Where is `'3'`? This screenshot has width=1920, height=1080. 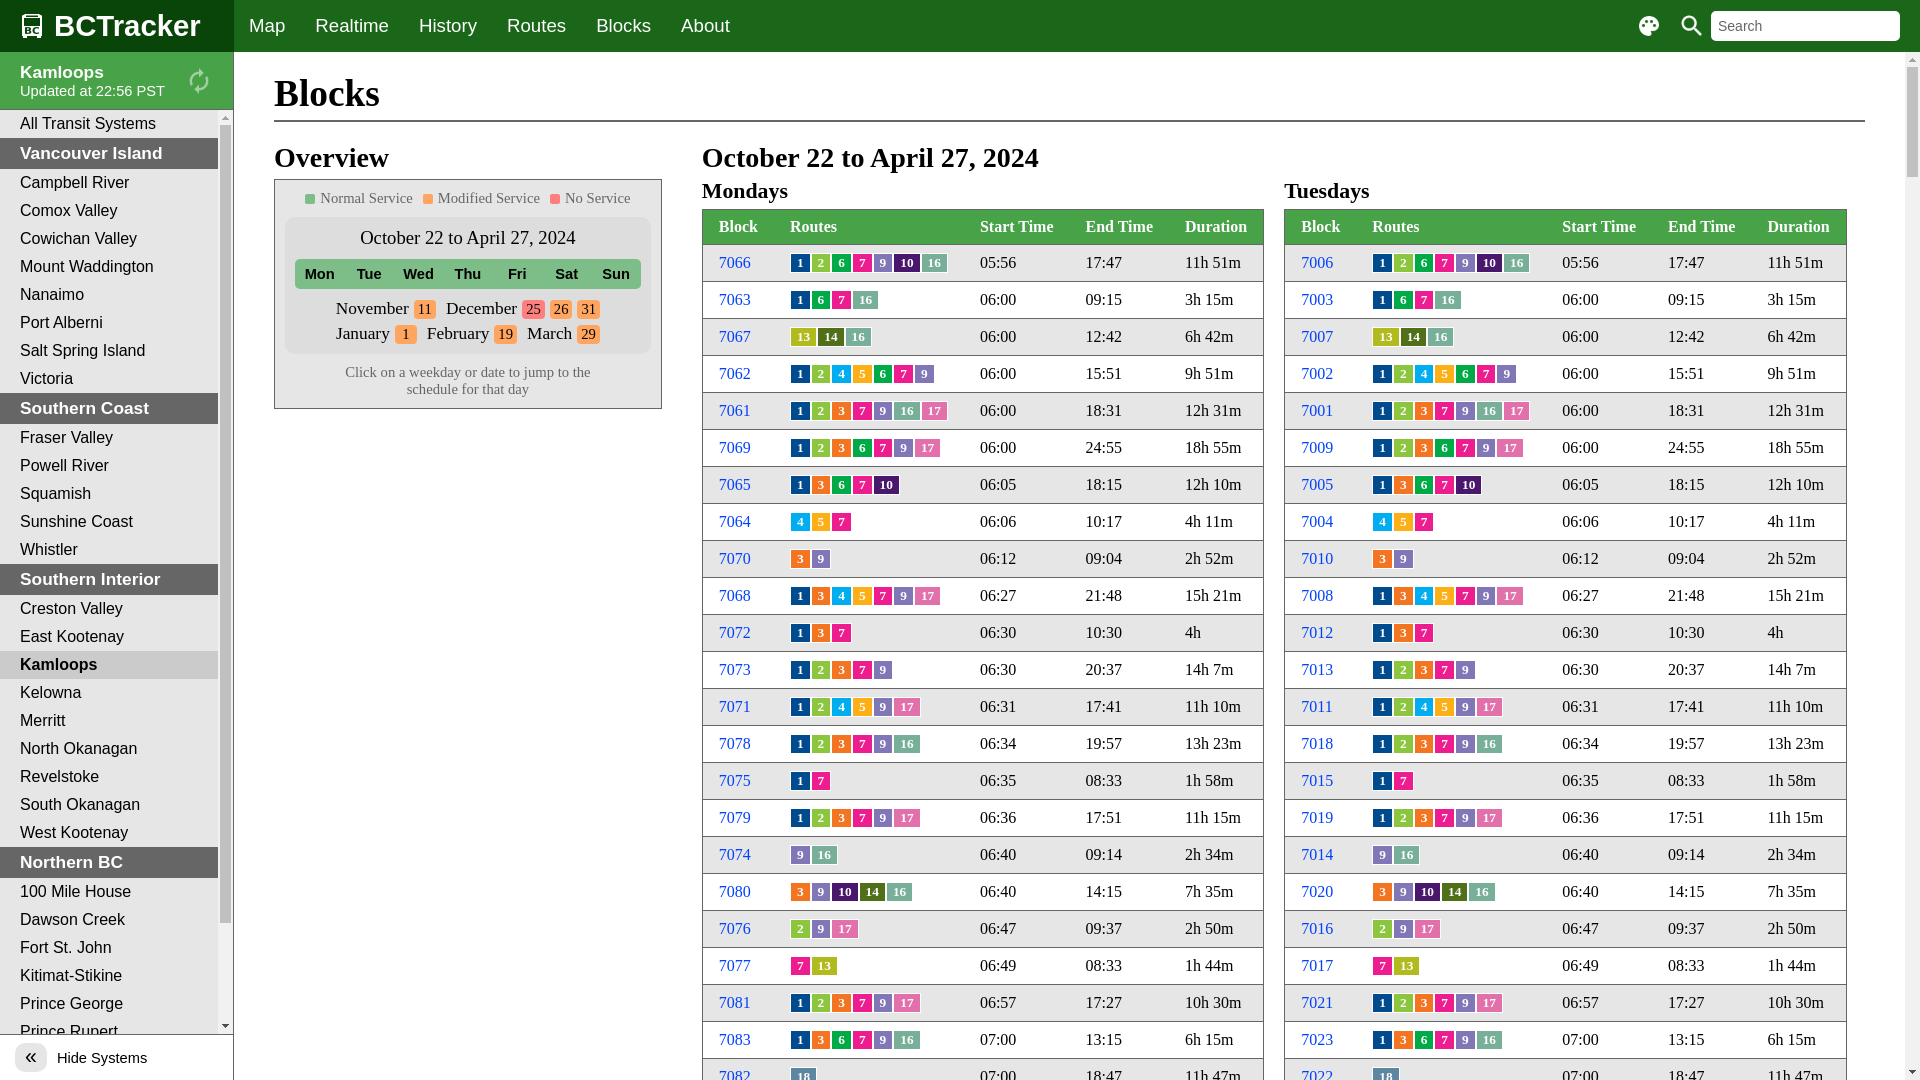
'3' is located at coordinates (821, 1039).